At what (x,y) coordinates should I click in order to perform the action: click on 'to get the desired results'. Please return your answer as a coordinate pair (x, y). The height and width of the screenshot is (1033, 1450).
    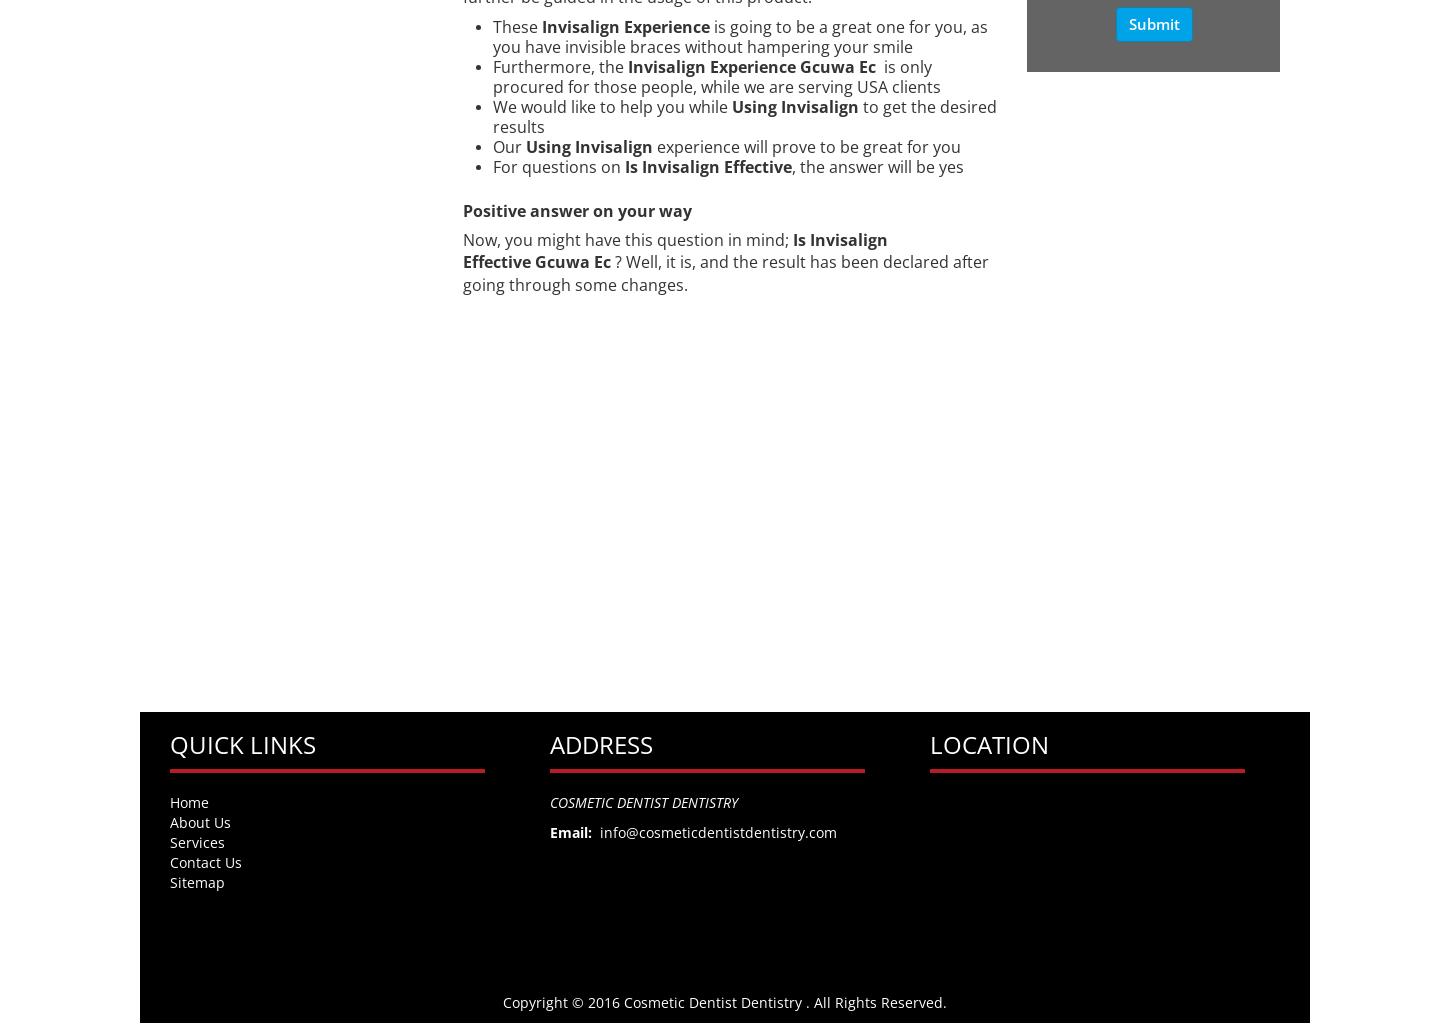
    Looking at the image, I should click on (743, 116).